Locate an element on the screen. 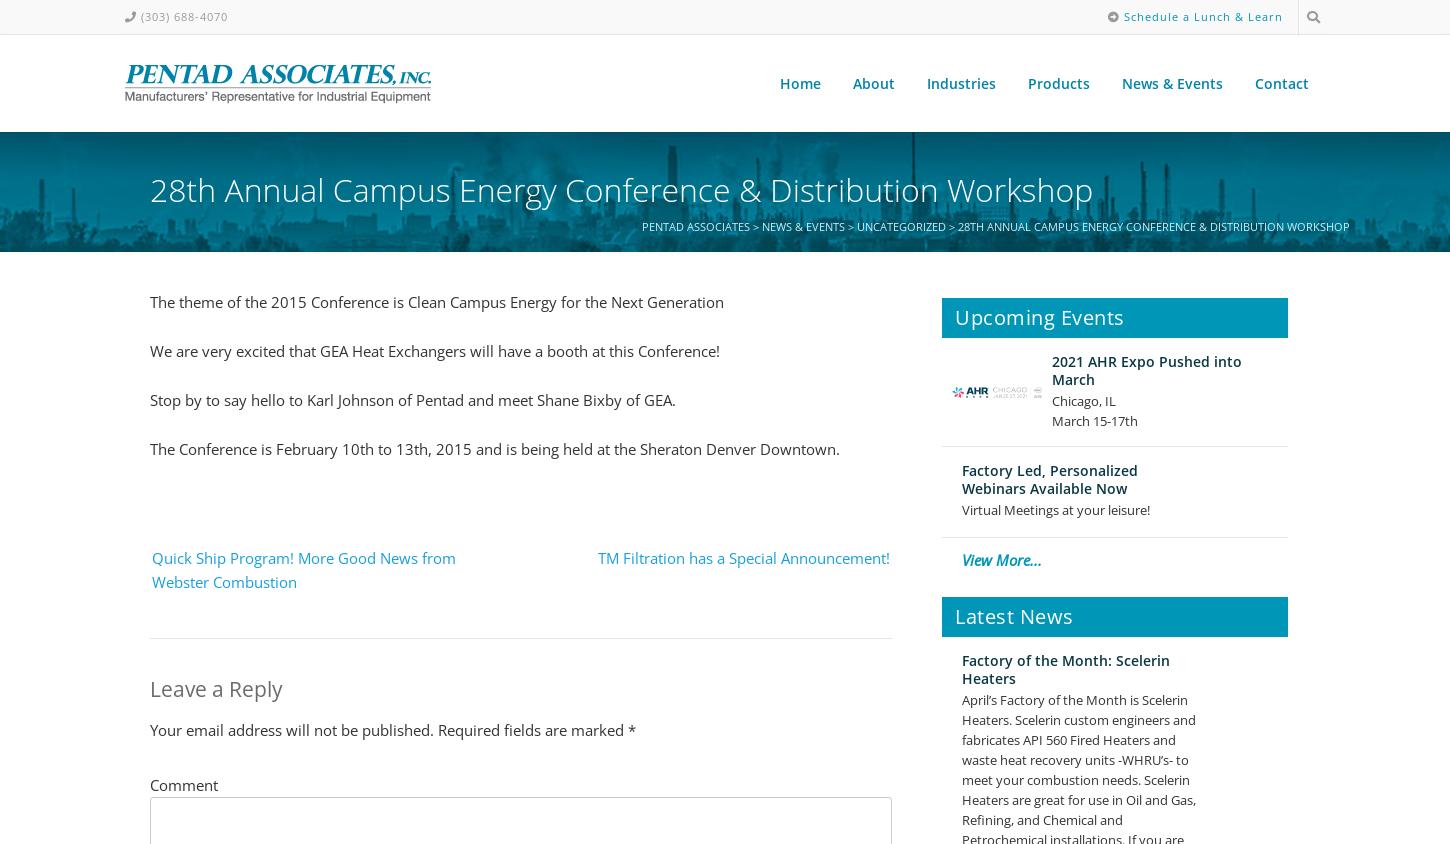 The width and height of the screenshot is (1450, 844). 'View More...' is located at coordinates (1001, 559).